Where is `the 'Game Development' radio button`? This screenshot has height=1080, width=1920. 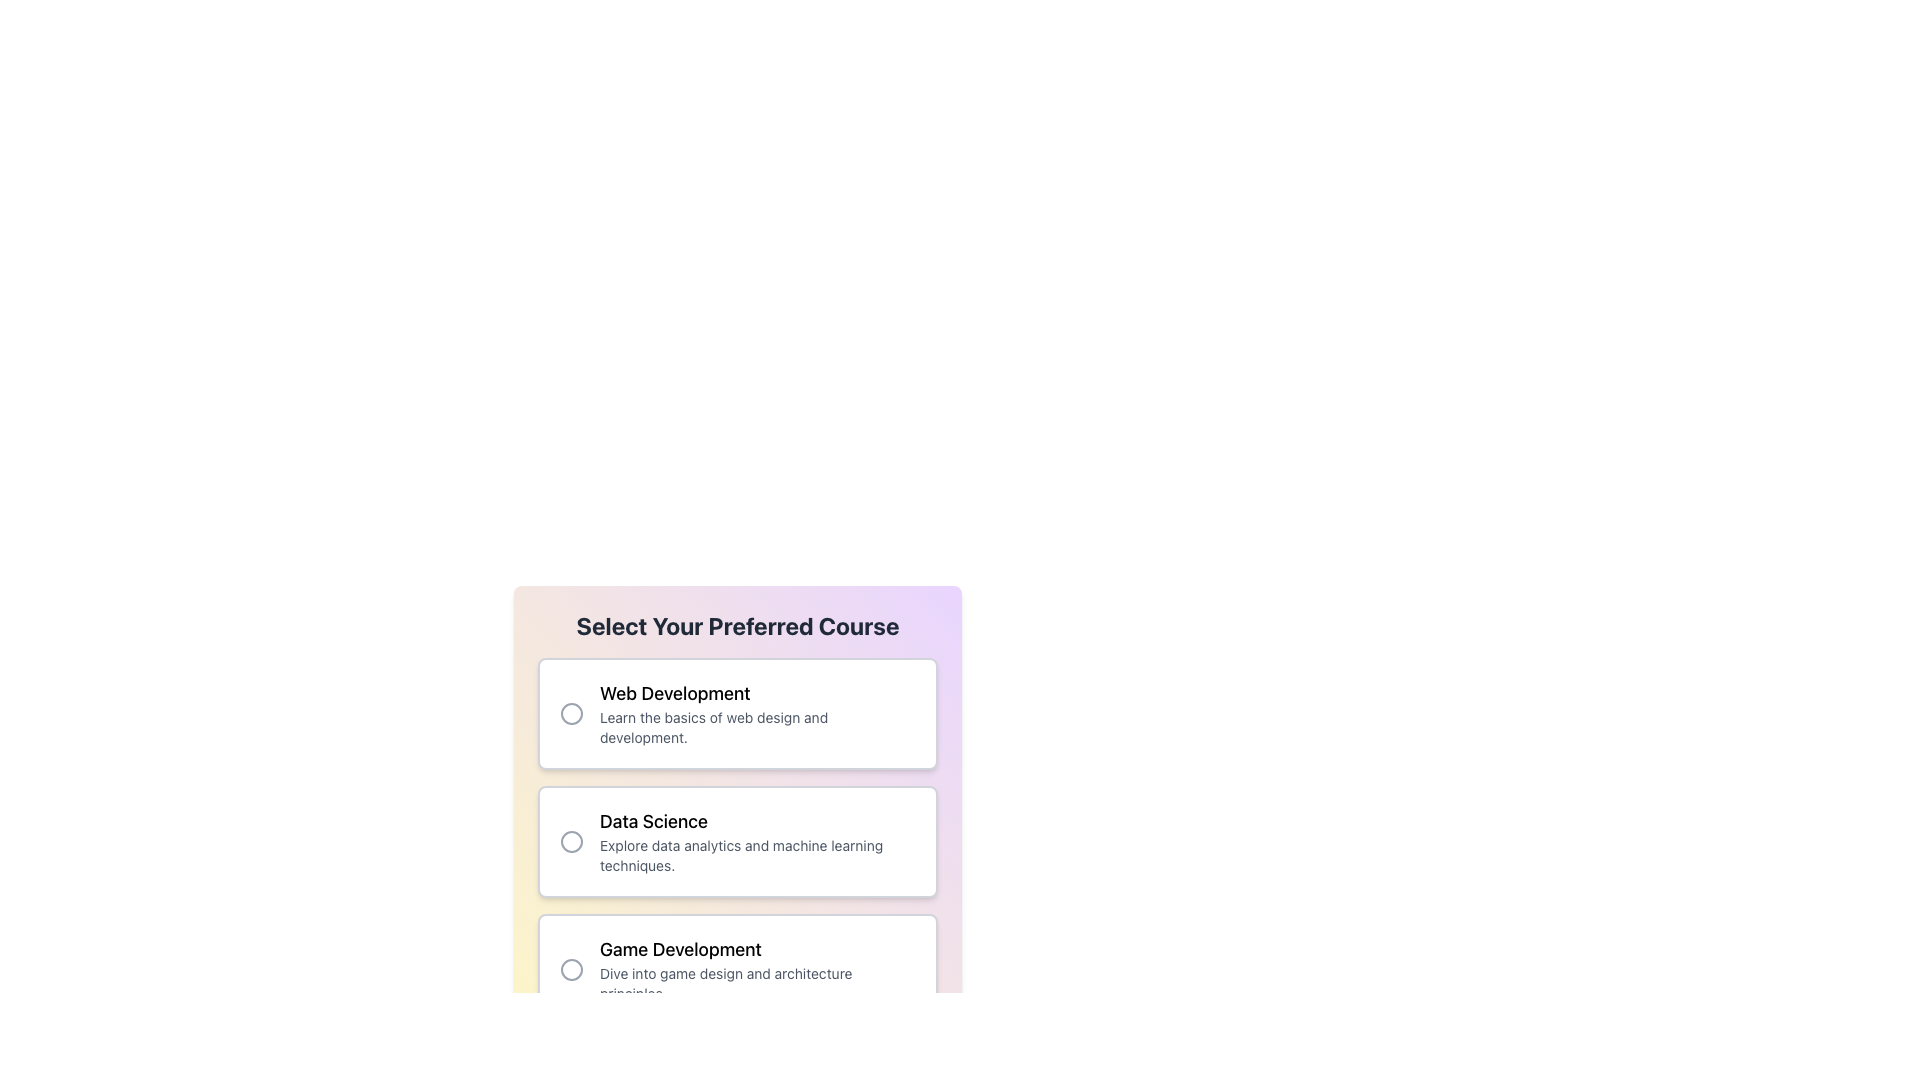
the 'Game Development' radio button is located at coordinates (570, 968).